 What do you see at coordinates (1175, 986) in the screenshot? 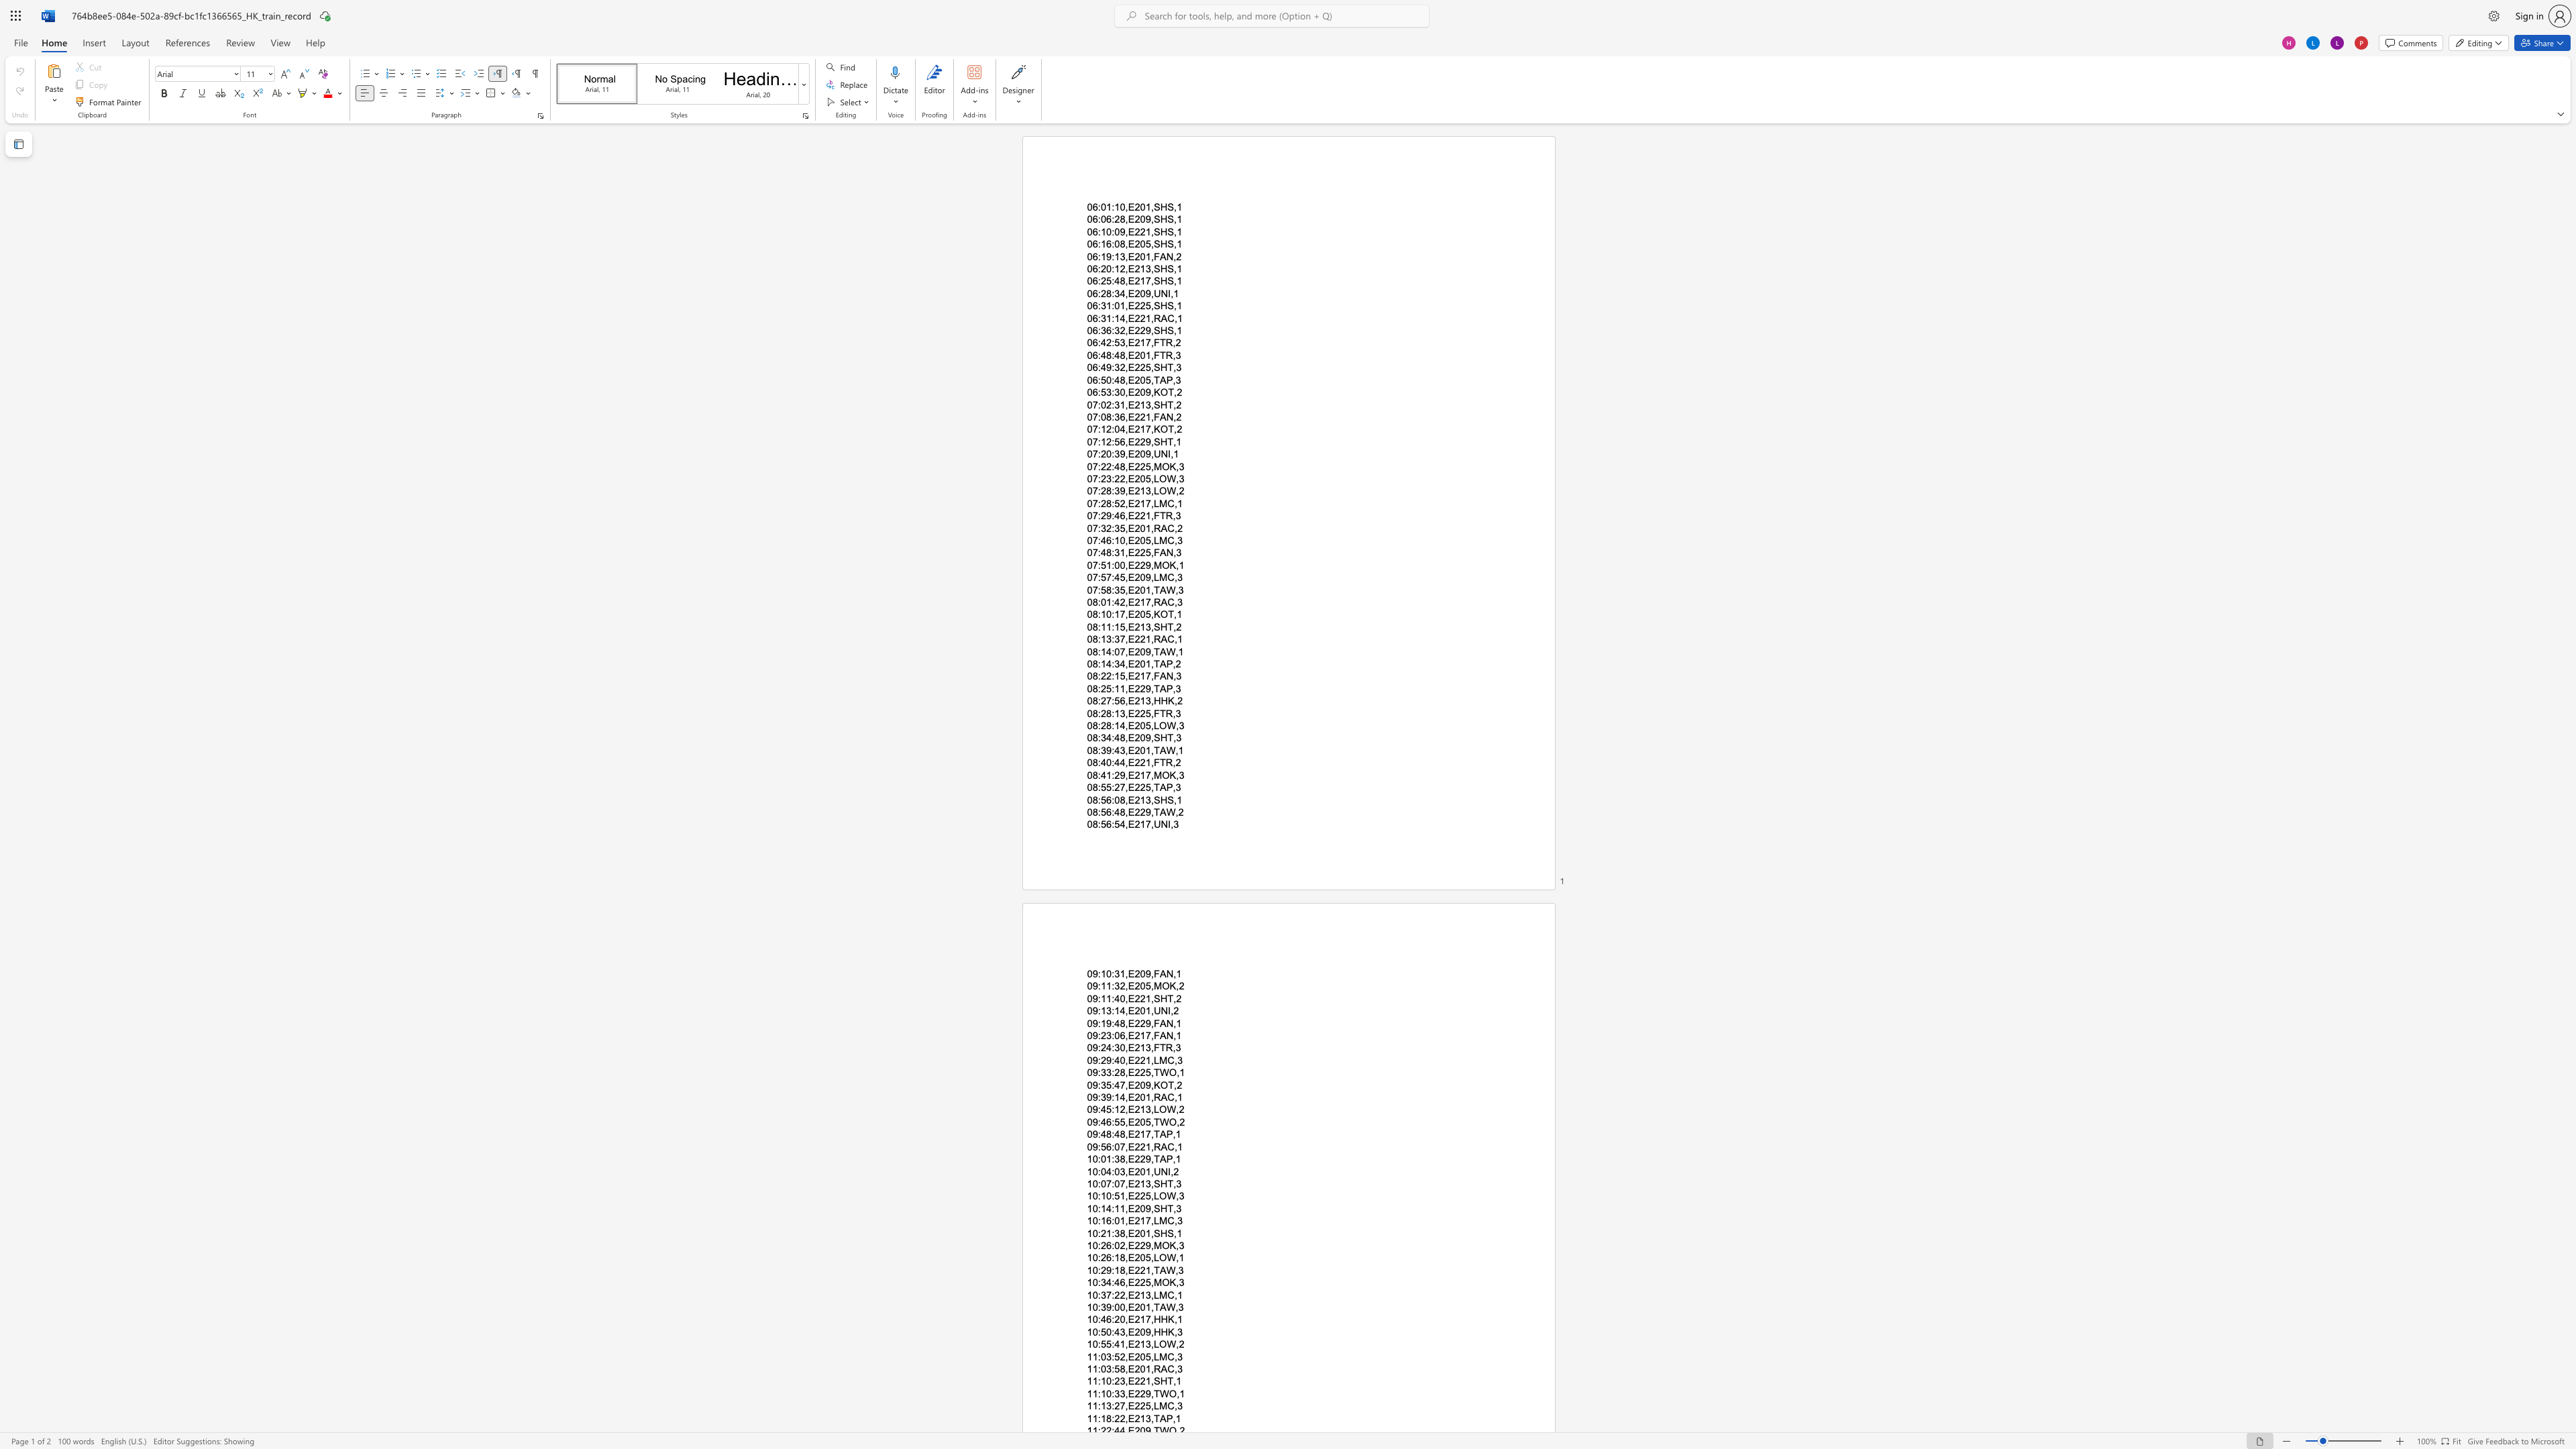
I see `the subset text ",2" within the text "09:11:32,E205,MOK,2"` at bounding box center [1175, 986].